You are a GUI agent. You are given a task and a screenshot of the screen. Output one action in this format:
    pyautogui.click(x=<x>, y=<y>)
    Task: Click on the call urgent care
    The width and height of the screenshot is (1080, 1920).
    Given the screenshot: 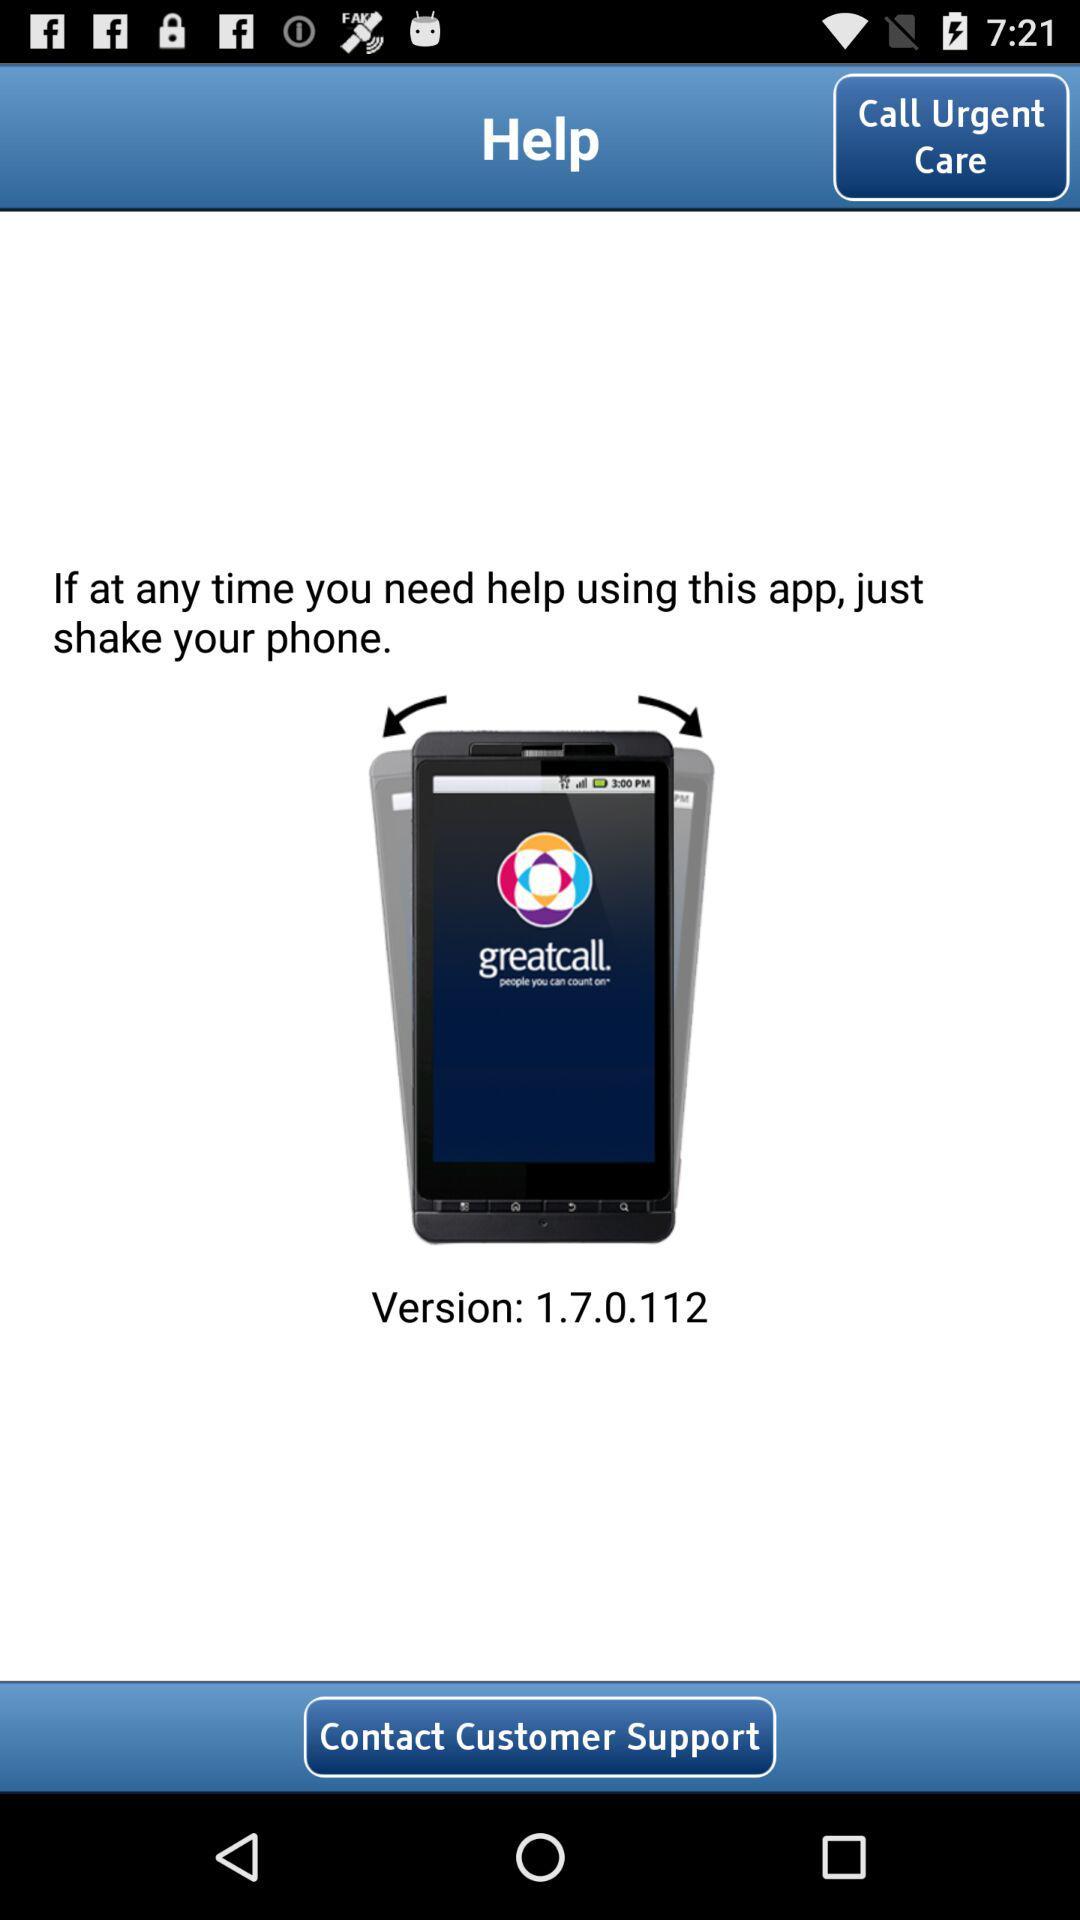 What is the action you would take?
    pyautogui.click(x=950, y=136)
    